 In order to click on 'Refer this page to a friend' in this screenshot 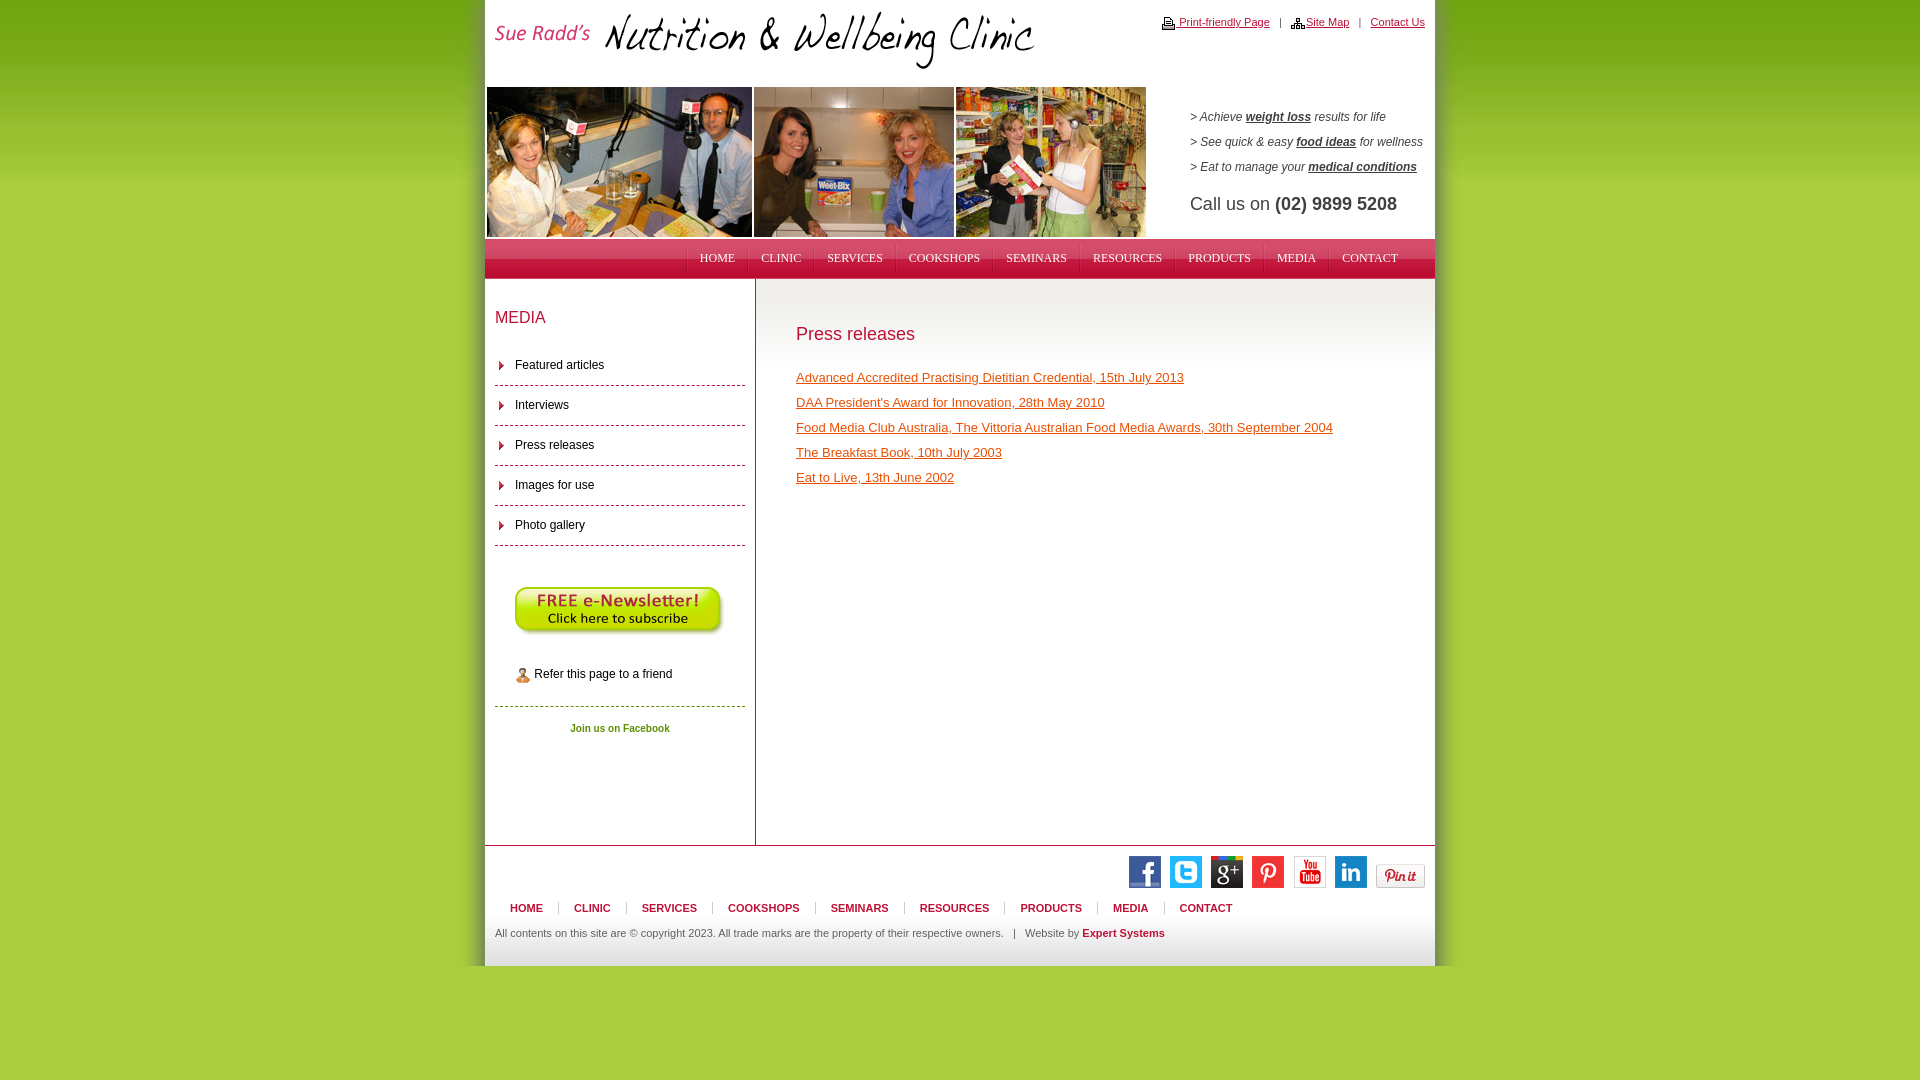, I will do `click(618, 674)`.